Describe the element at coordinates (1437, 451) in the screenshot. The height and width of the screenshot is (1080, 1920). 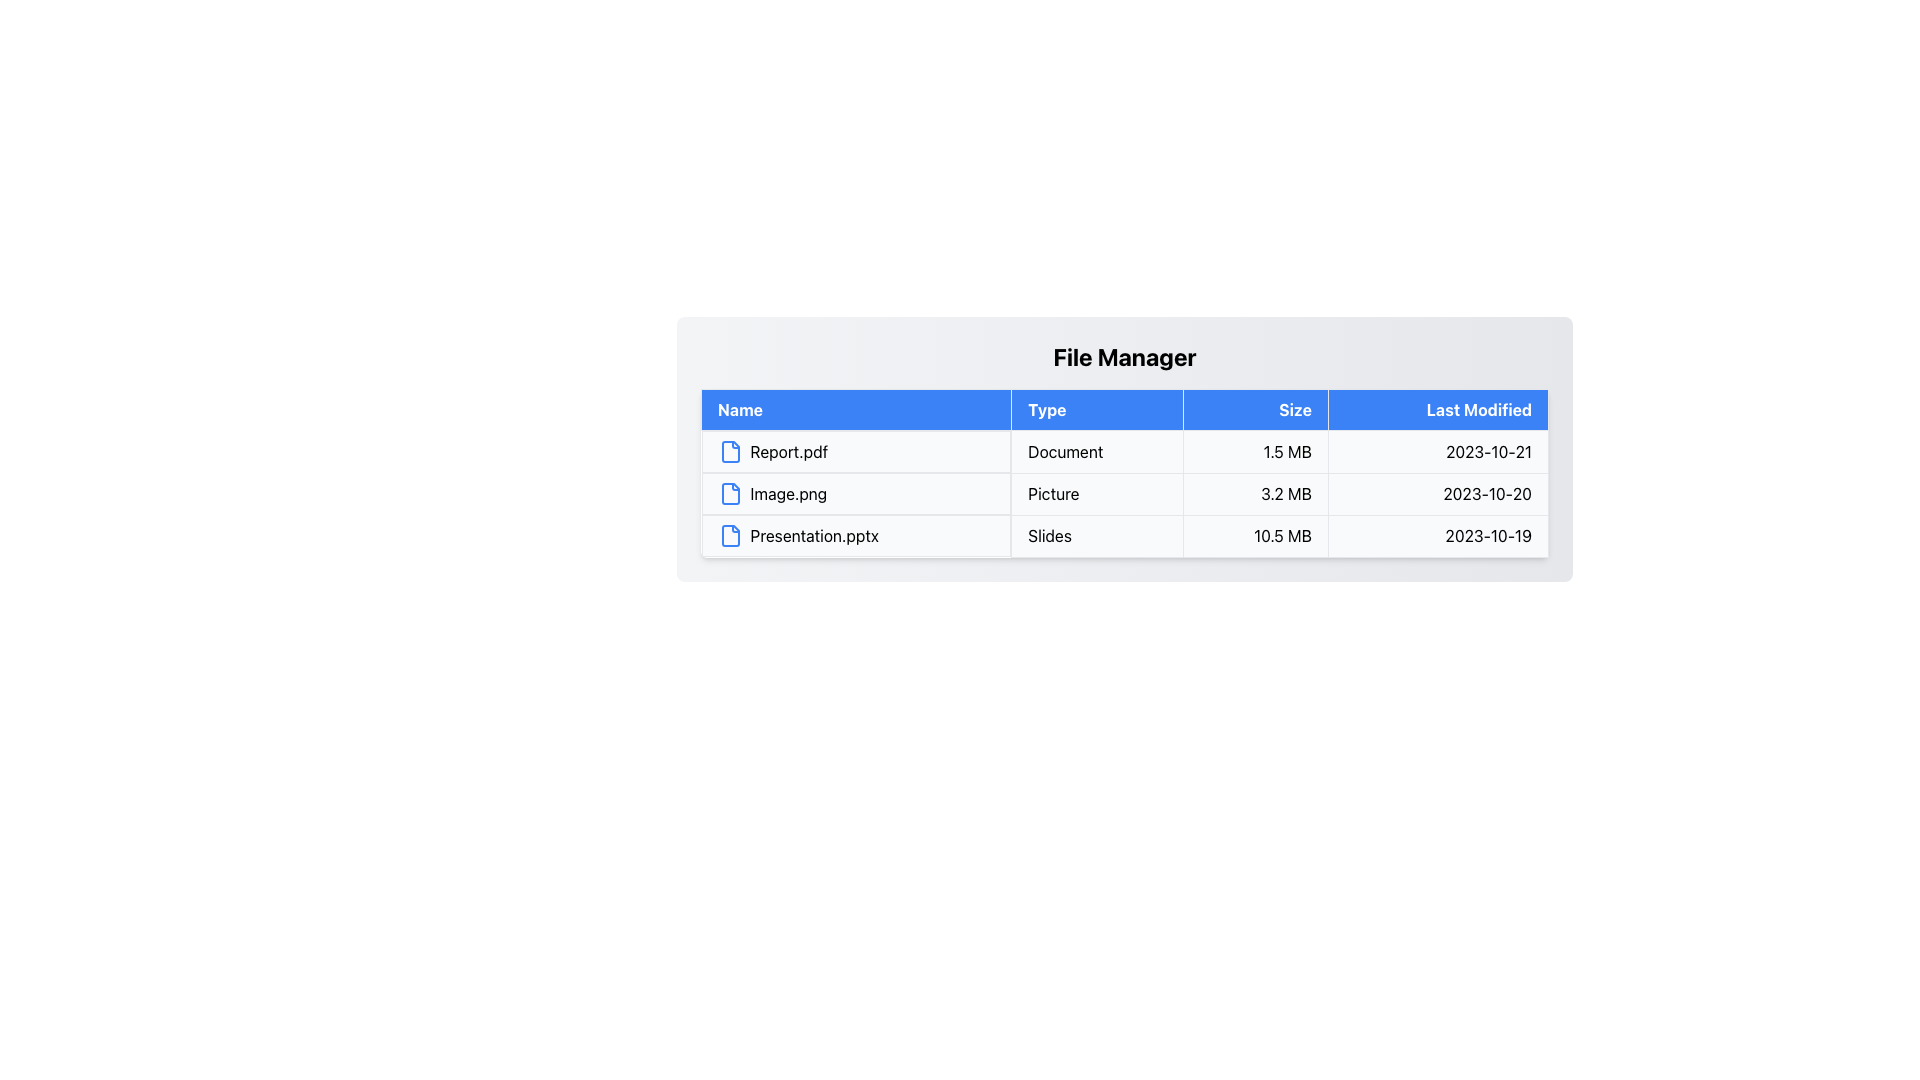
I see `text content of the label displaying the date '2023-10-21' under the 'Last Modified' column for the file 'Report.pdf'` at that location.